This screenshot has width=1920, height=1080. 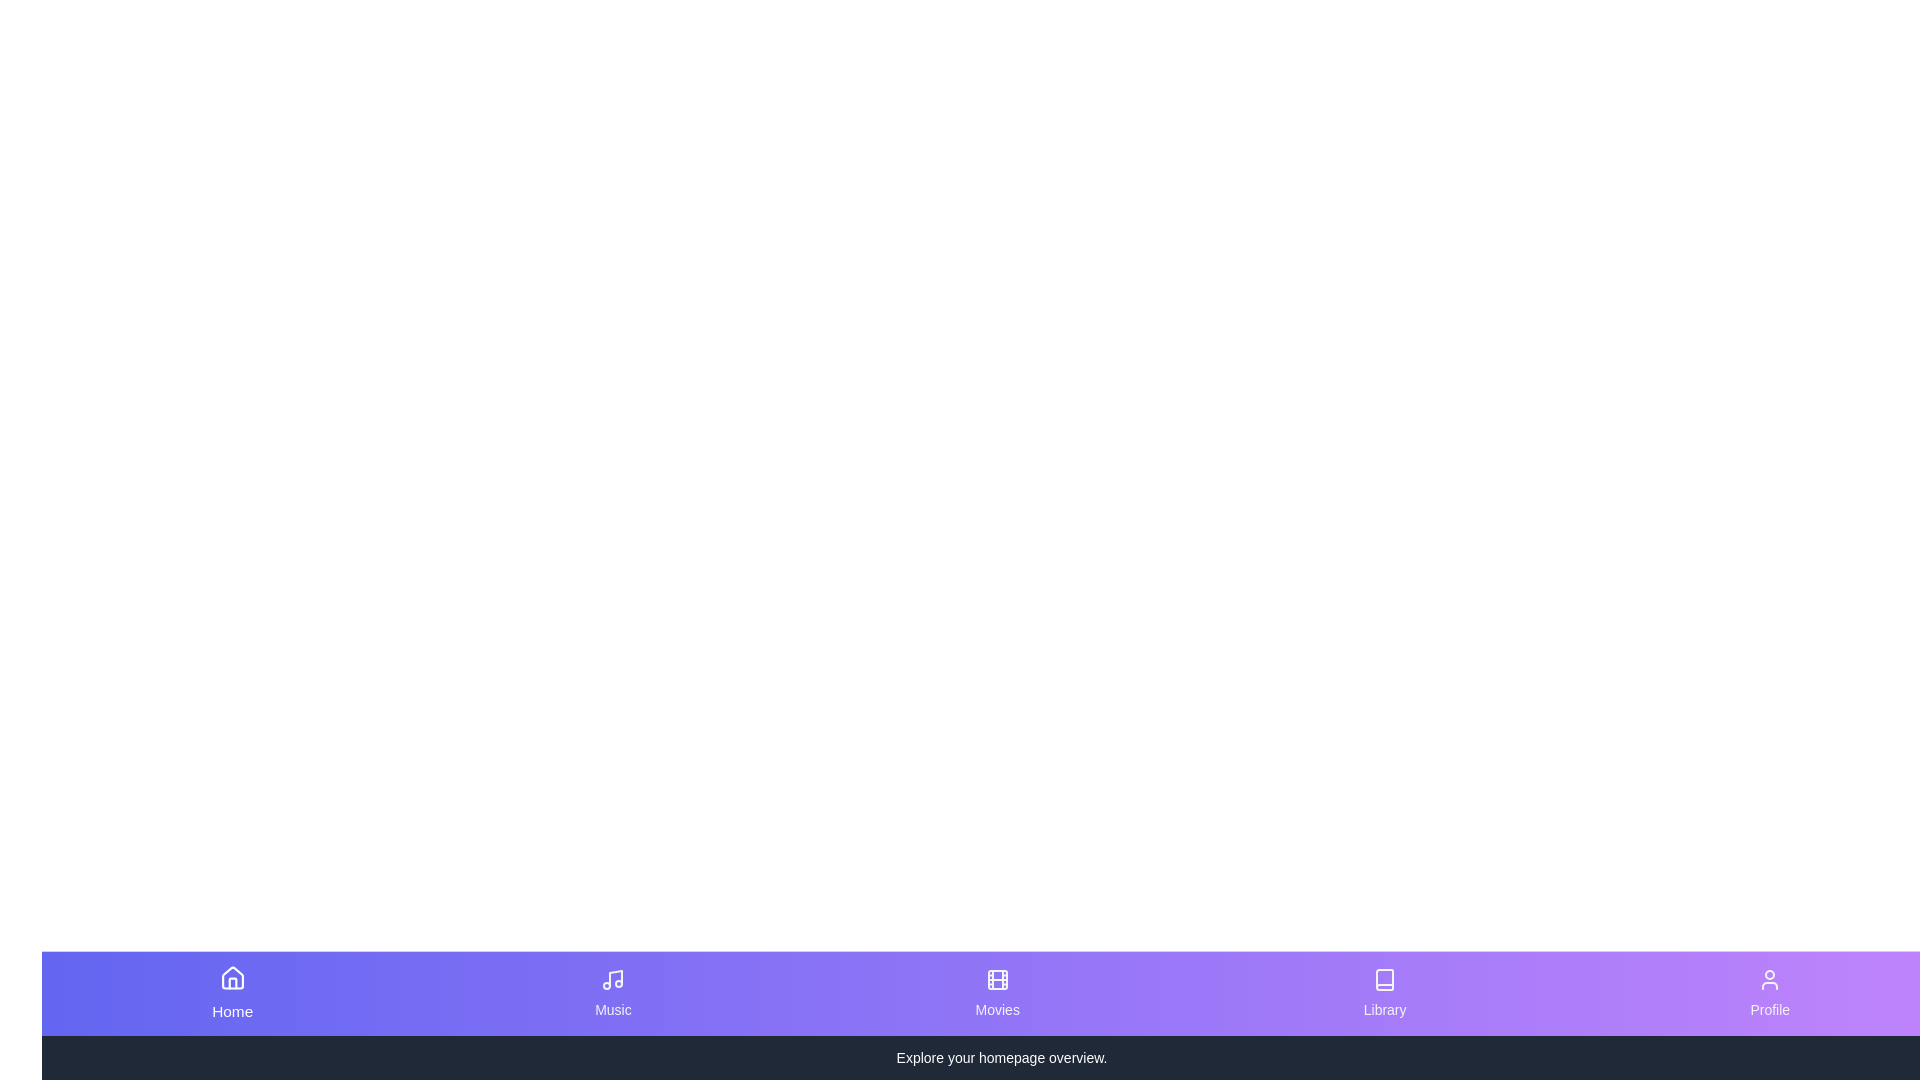 What do you see at coordinates (612, 994) in the screenshot?
I see `the tab corresponding to Music` at bounding box center [612, 994].